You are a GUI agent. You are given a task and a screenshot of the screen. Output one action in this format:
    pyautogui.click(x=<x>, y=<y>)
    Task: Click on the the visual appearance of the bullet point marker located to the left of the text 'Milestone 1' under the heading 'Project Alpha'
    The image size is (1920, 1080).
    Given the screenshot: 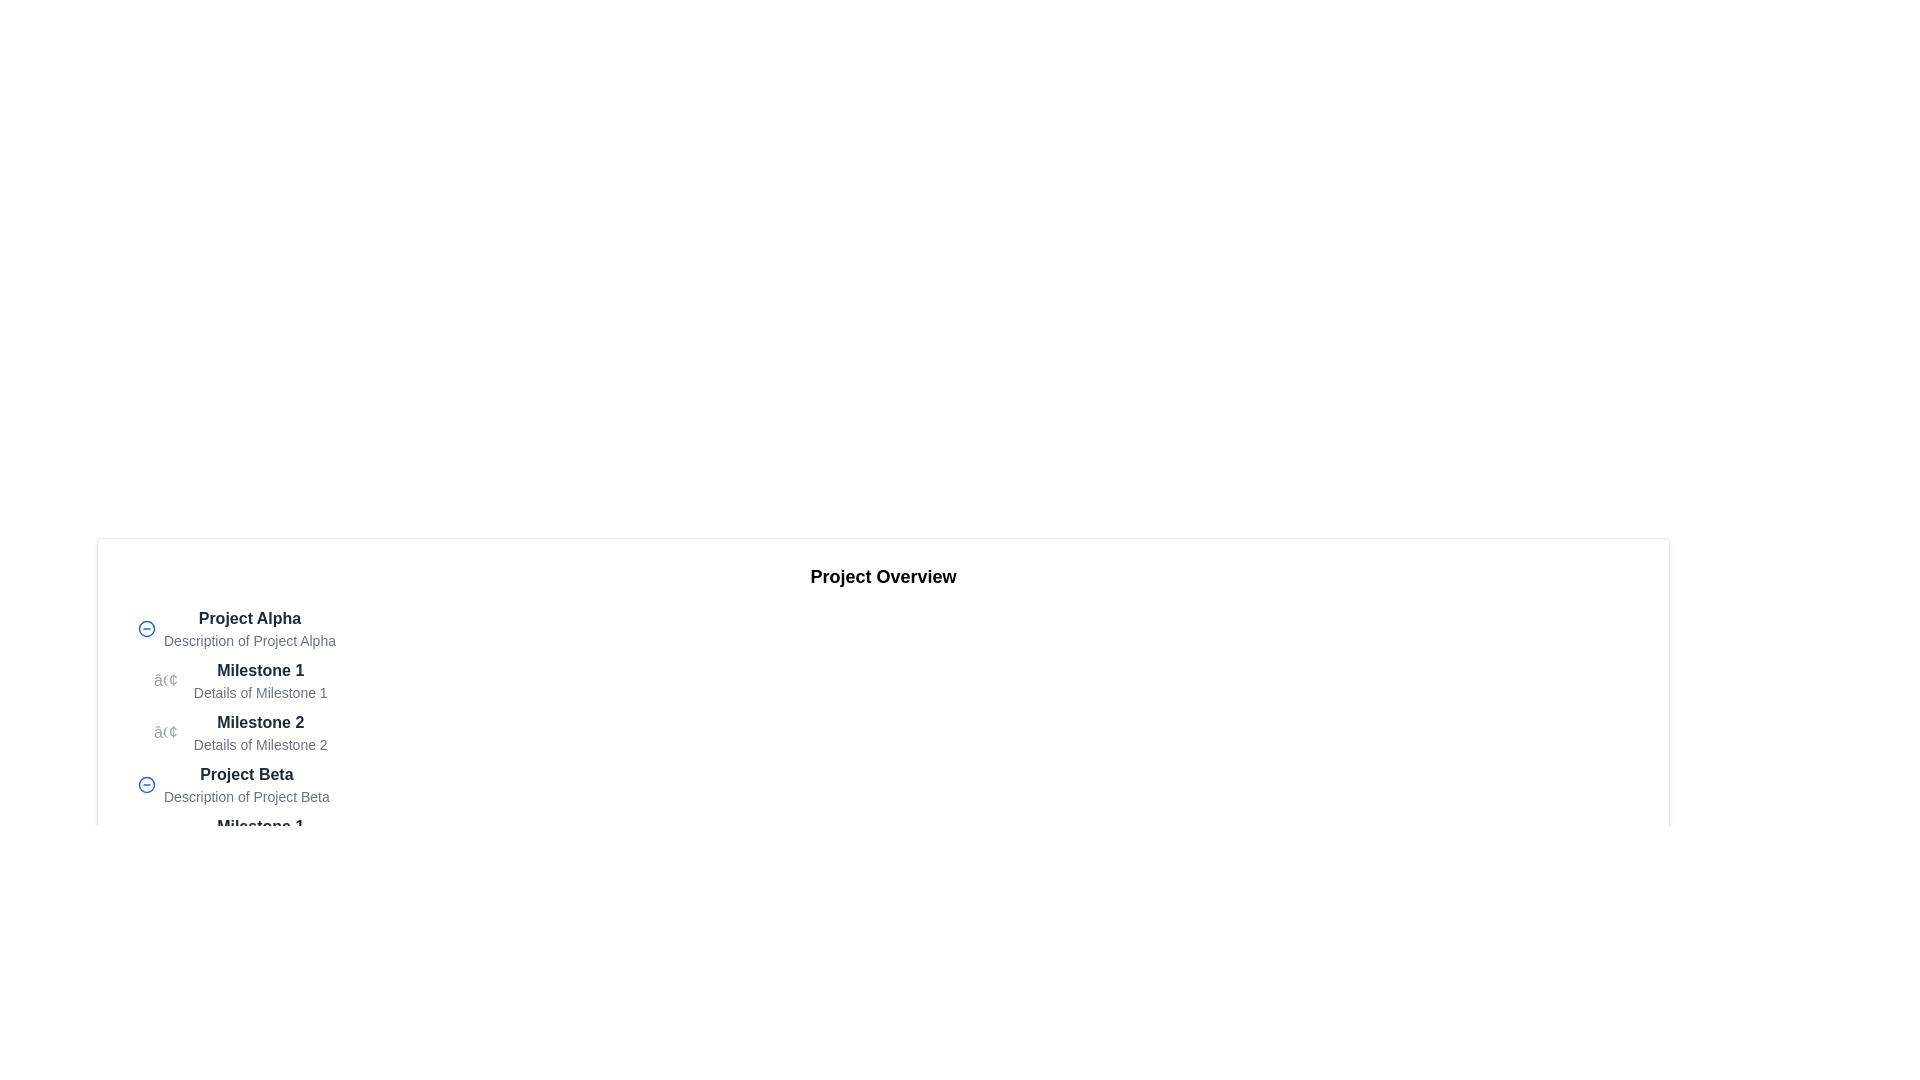 What is the action you would take?
    pyautogui.click(x=165, y=680)
    